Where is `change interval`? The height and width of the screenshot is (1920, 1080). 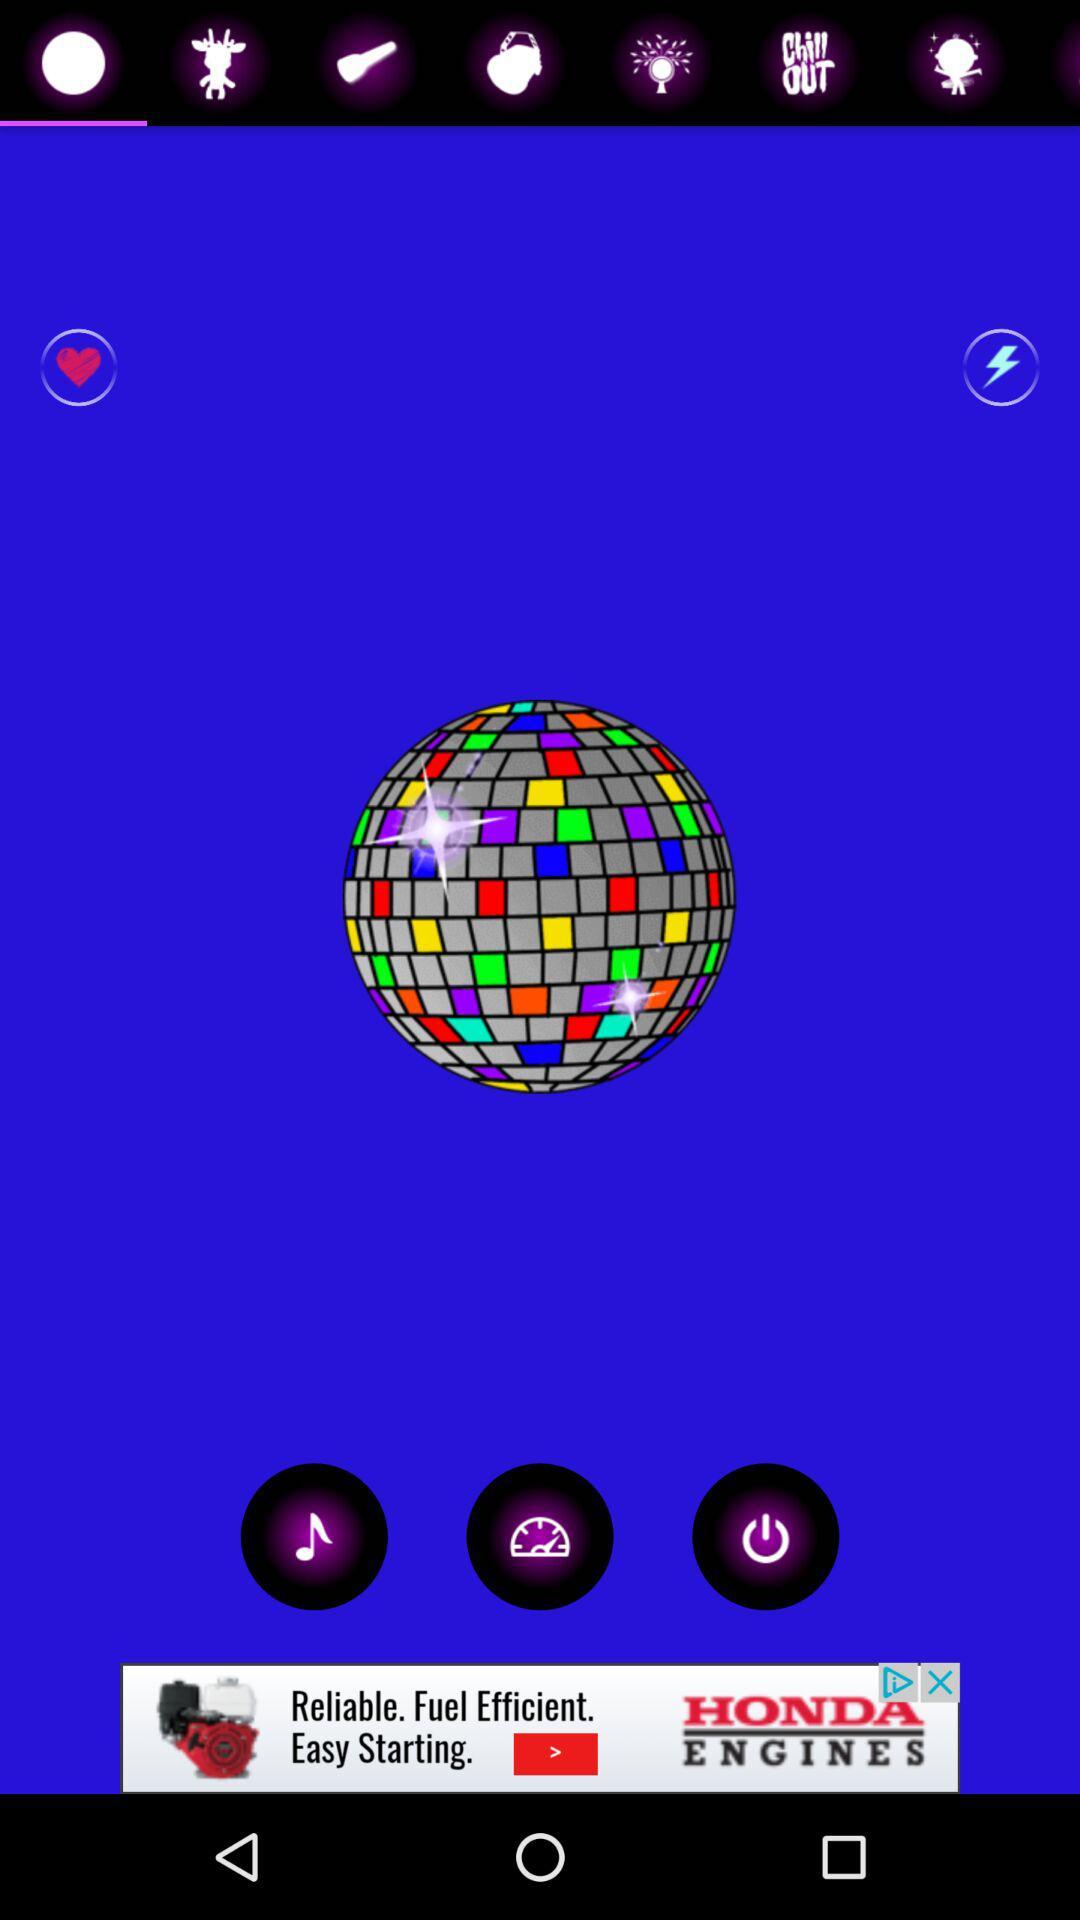 change interval is located at coordinates (540, 1535).